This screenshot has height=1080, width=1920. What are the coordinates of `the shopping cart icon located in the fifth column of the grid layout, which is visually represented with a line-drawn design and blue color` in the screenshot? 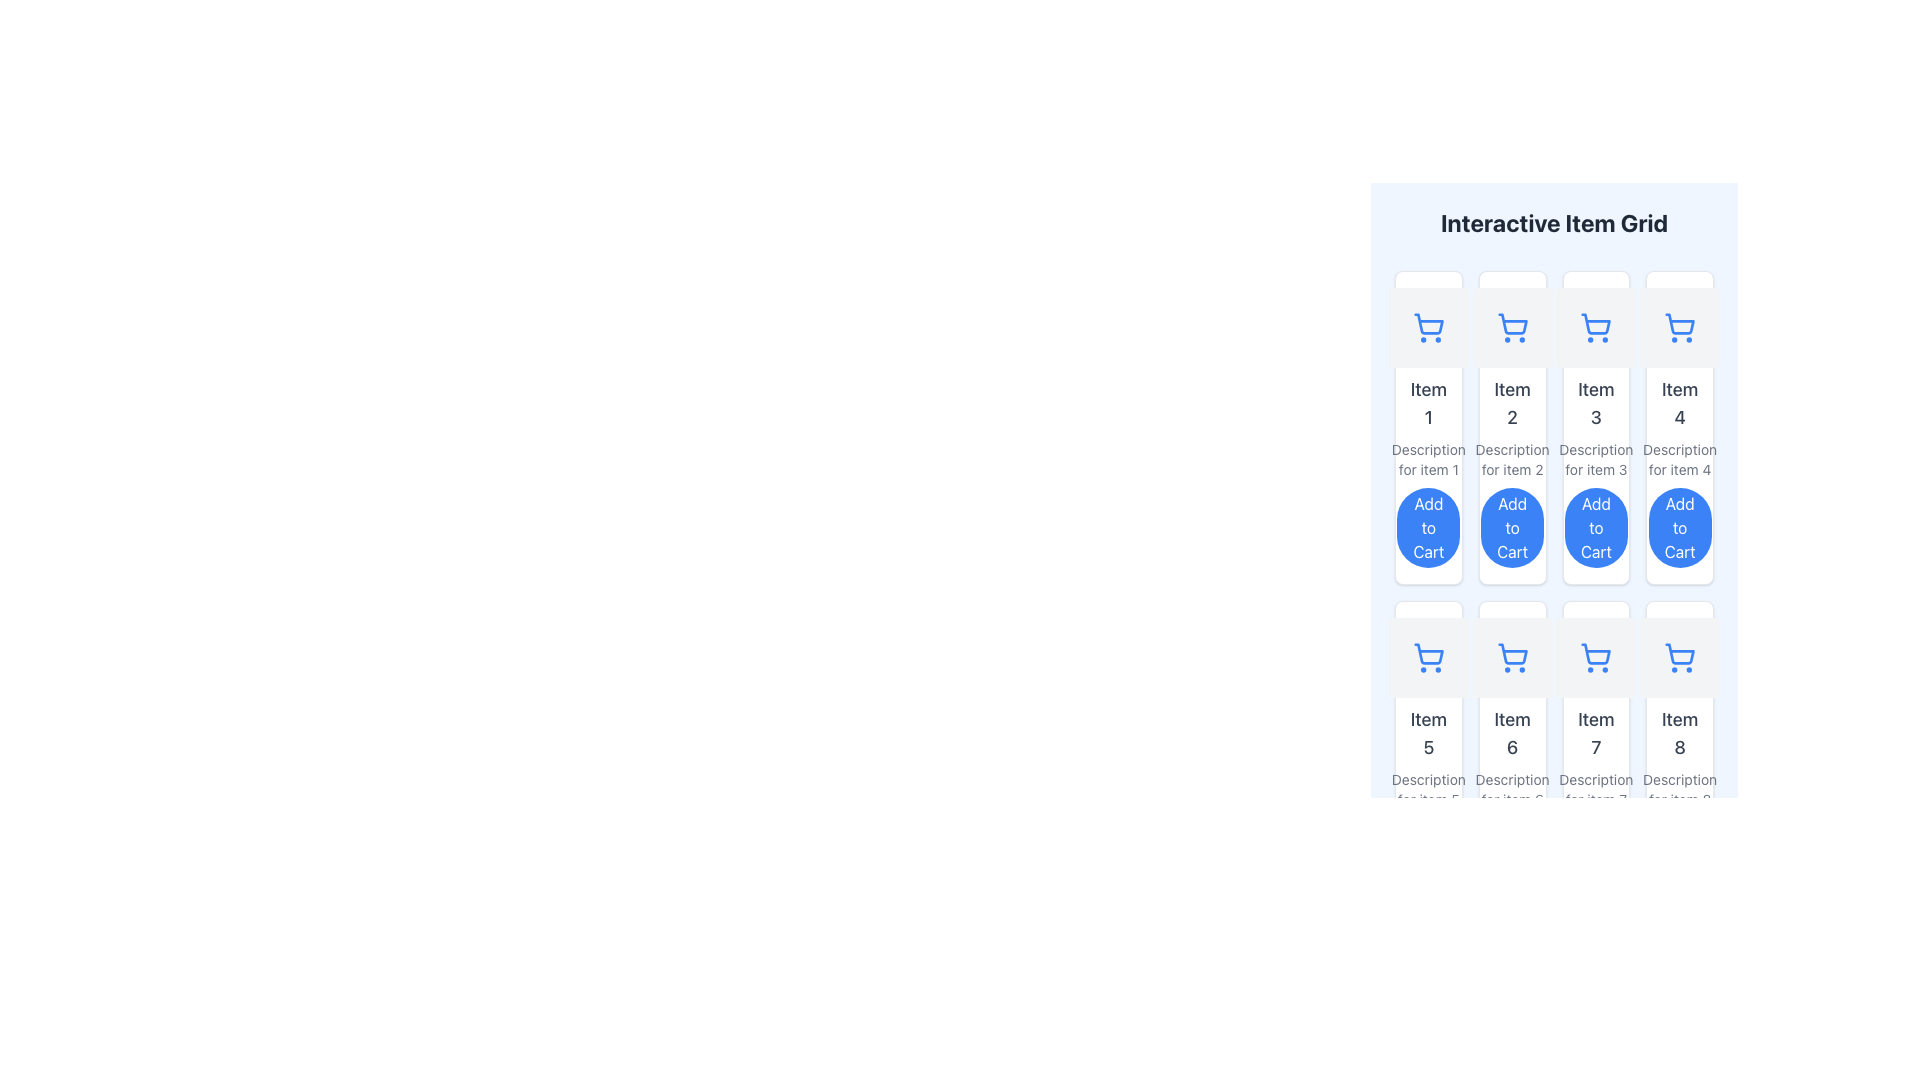 It's located at (1428, 654).